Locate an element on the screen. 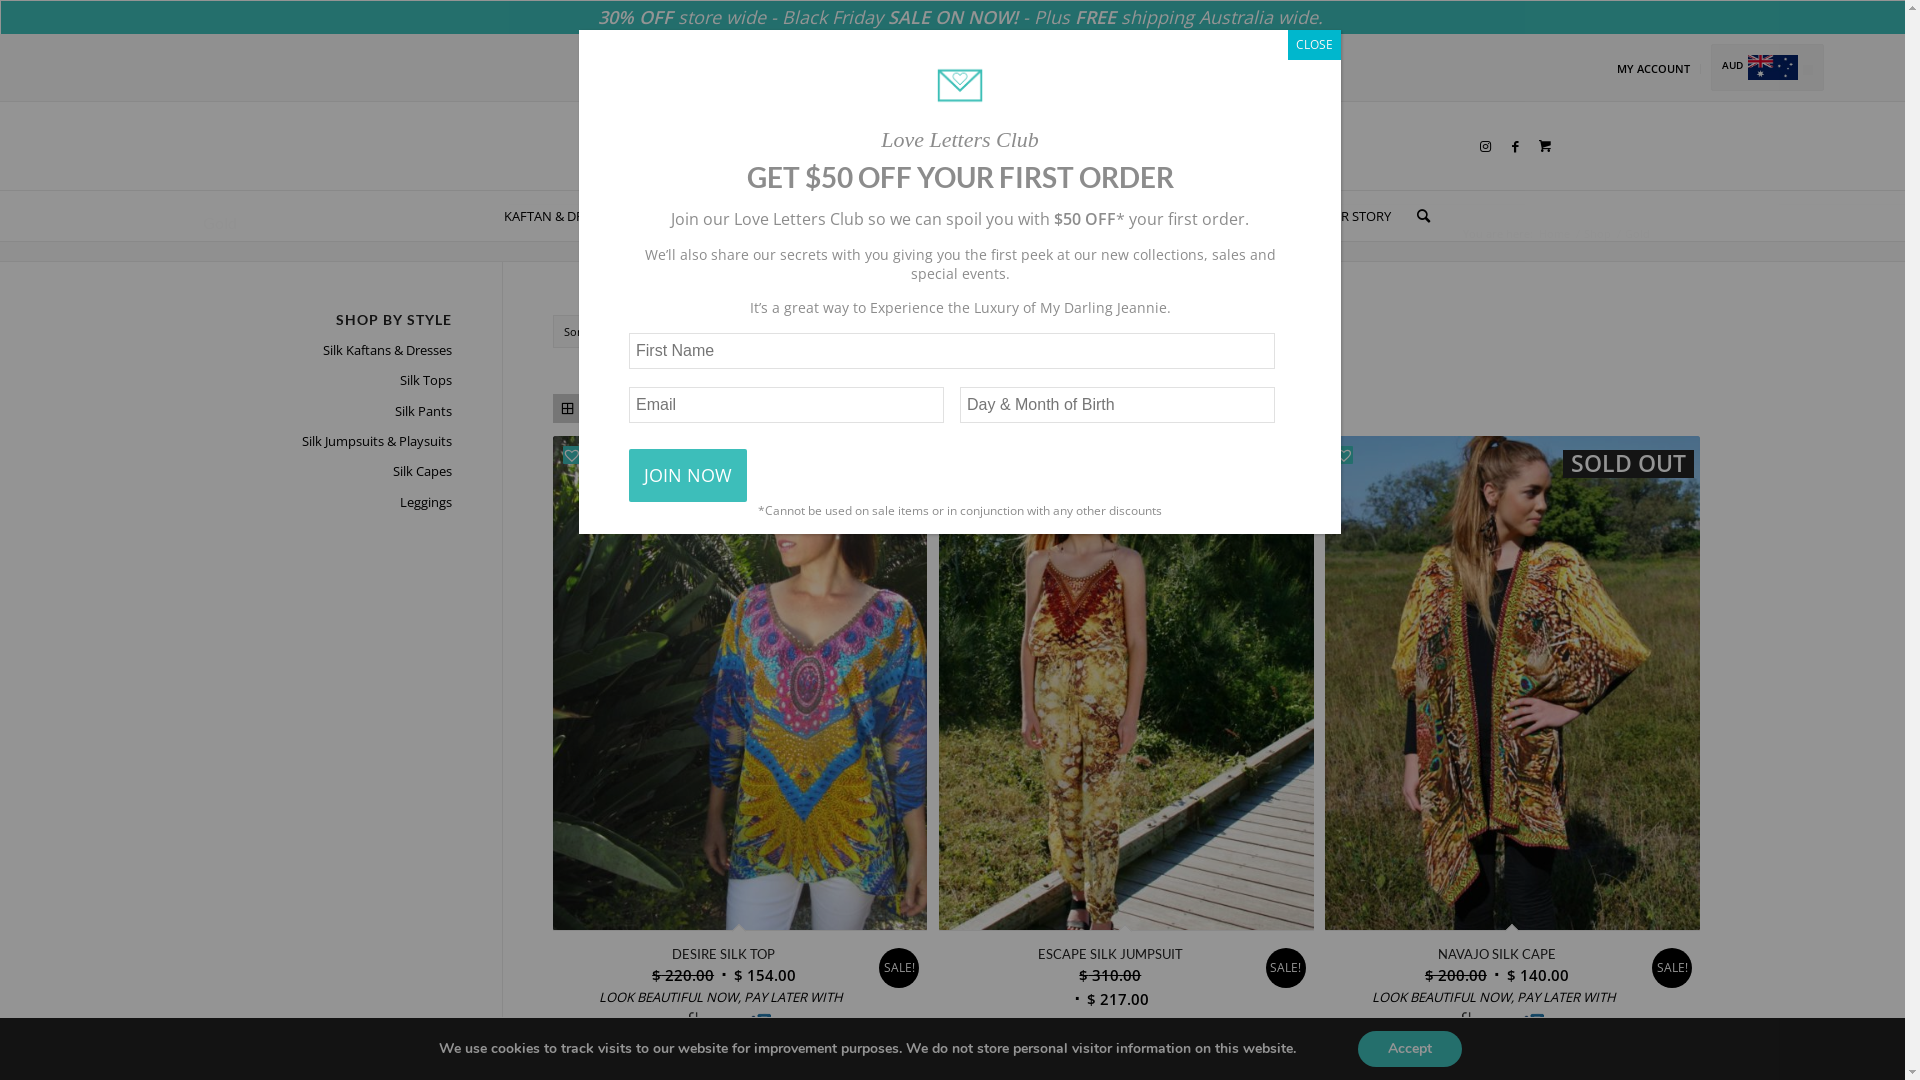 The width and height of the screenshot is (1920, 1080). 'Leggings' is located at coordinates (326, 501).